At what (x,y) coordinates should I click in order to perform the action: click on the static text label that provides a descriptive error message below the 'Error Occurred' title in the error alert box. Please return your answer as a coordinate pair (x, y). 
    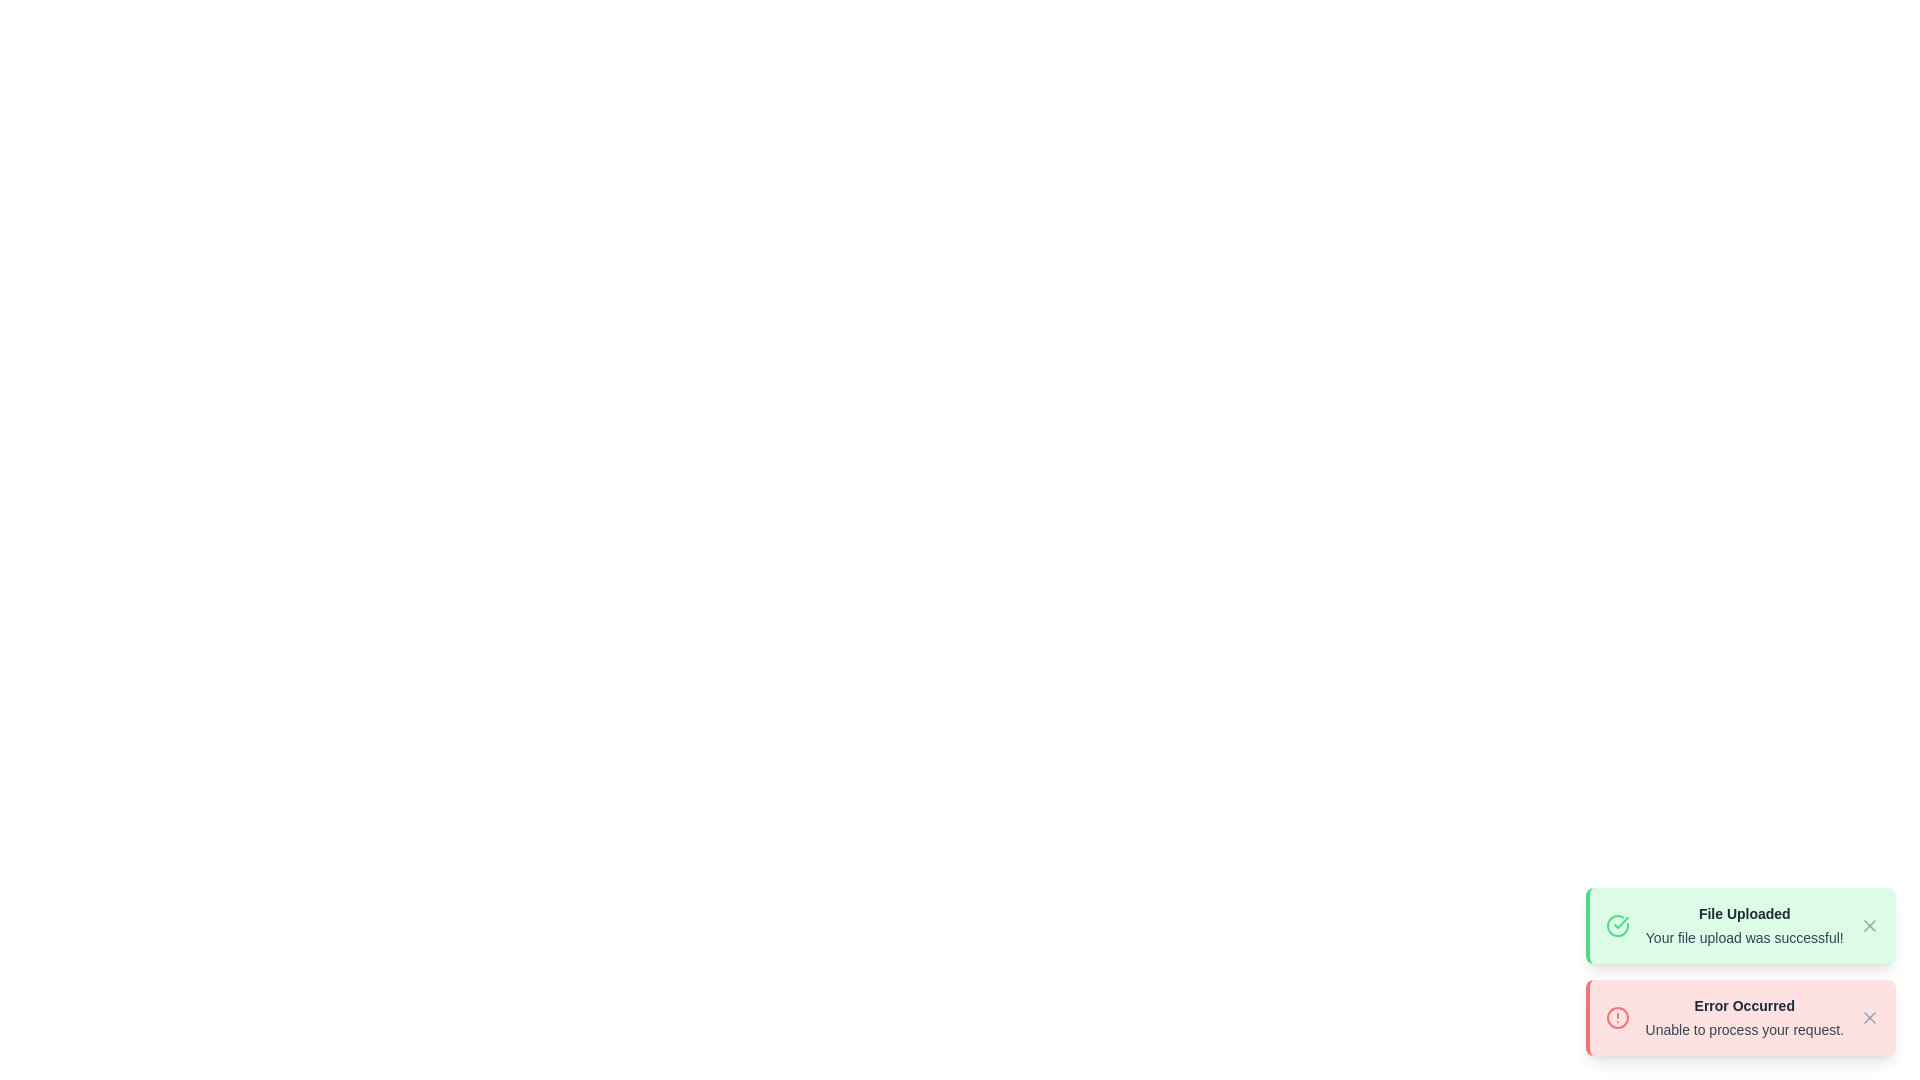
    Looking at the image, I should click on (1743, 1029).